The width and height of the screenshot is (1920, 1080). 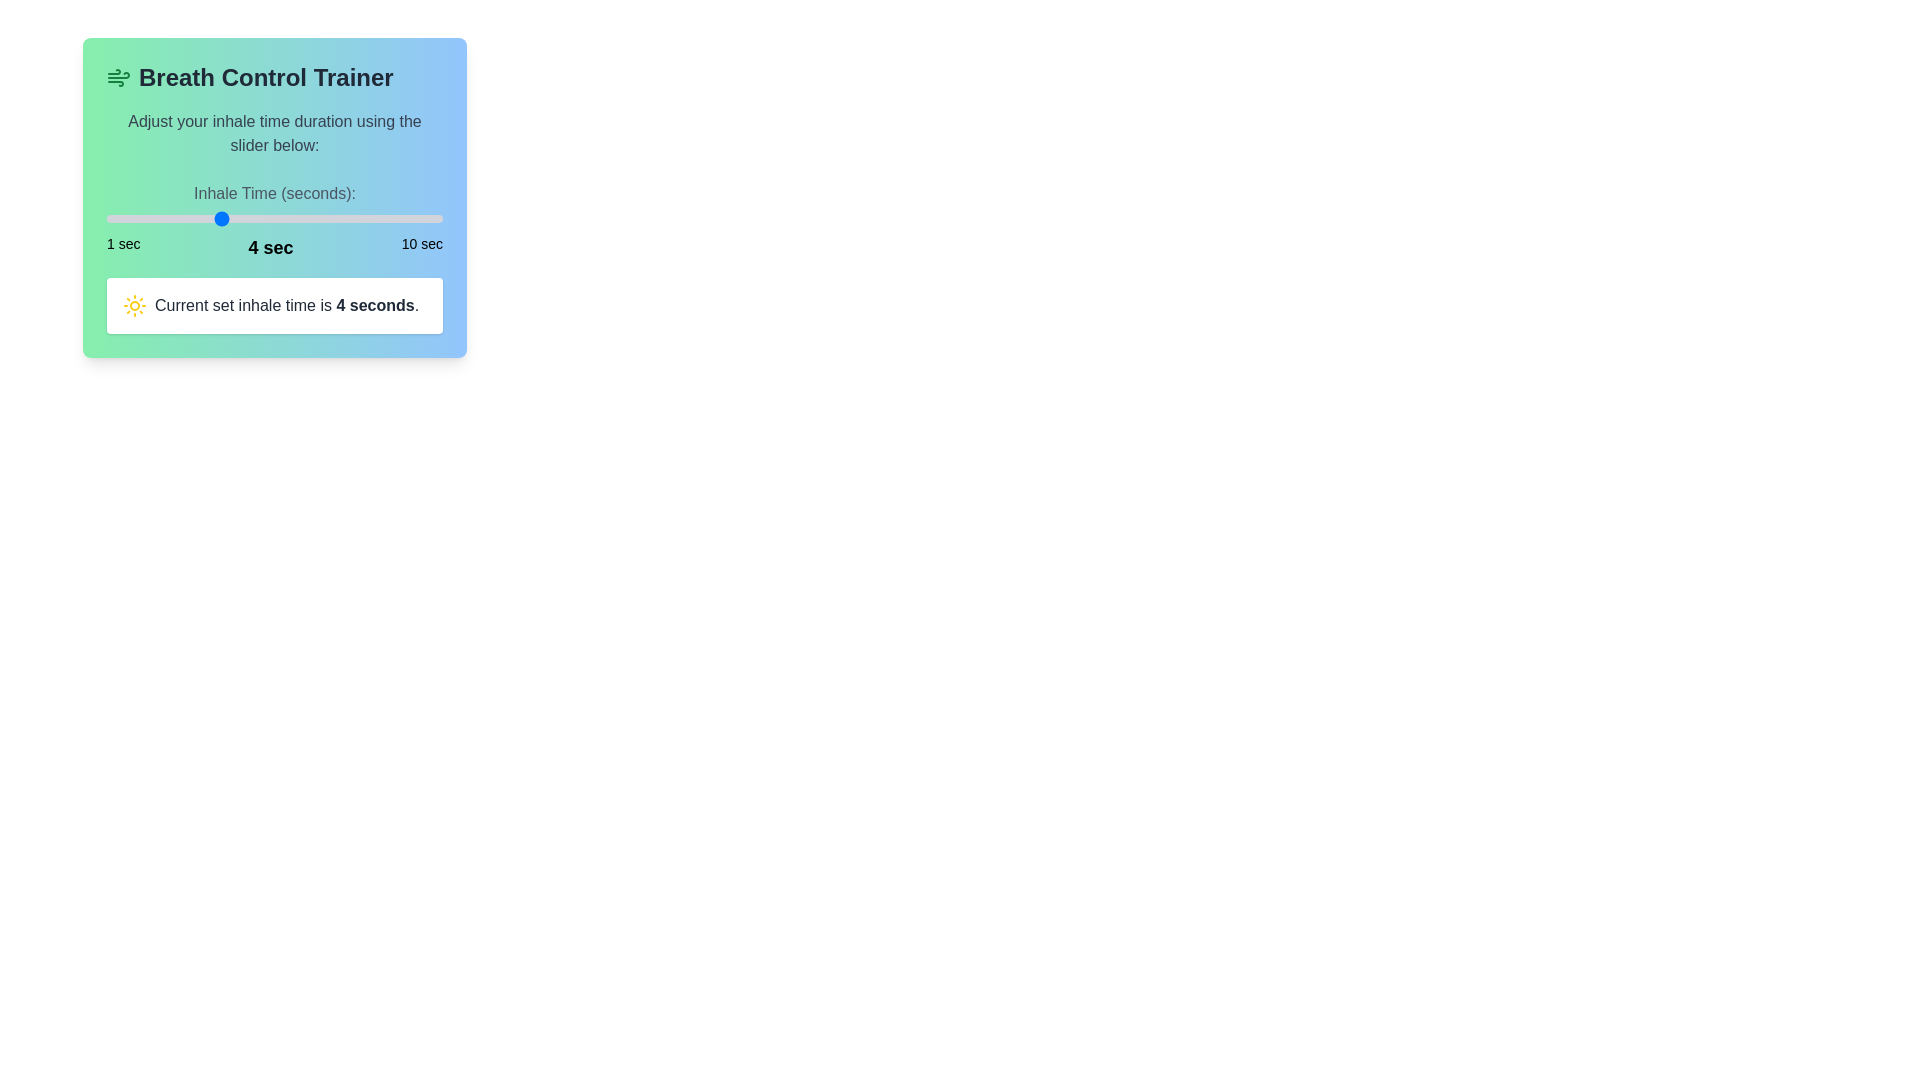 I want to click on the slider to focus on it, so click(x=273, y=219).